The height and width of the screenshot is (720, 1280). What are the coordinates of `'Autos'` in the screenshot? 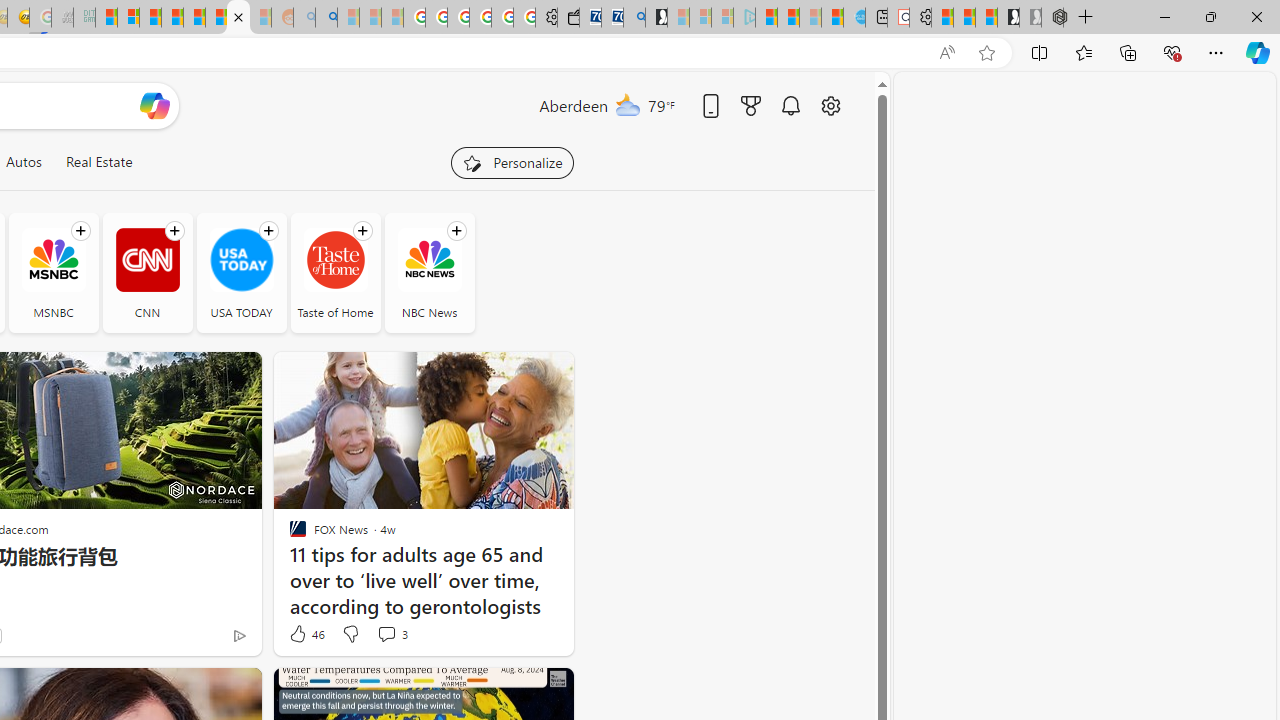 It's located at (23, 161).